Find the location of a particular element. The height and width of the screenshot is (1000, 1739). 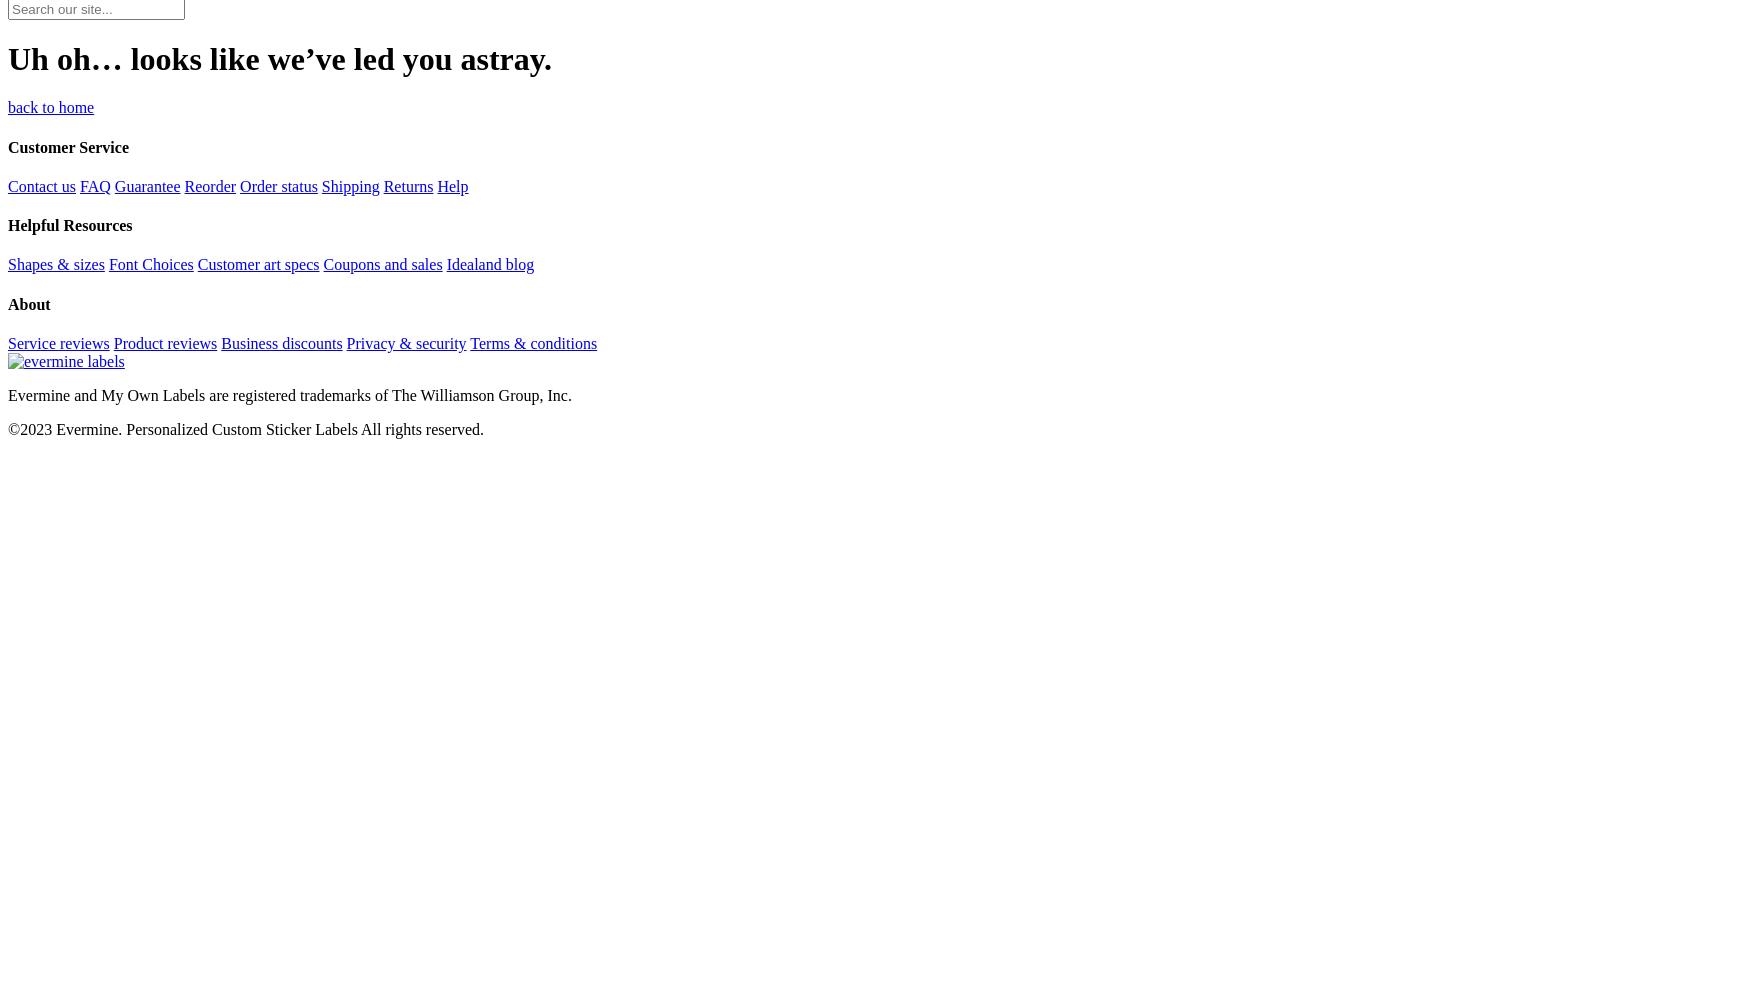

'Customer art specs' is located at coordinates (257, 264).